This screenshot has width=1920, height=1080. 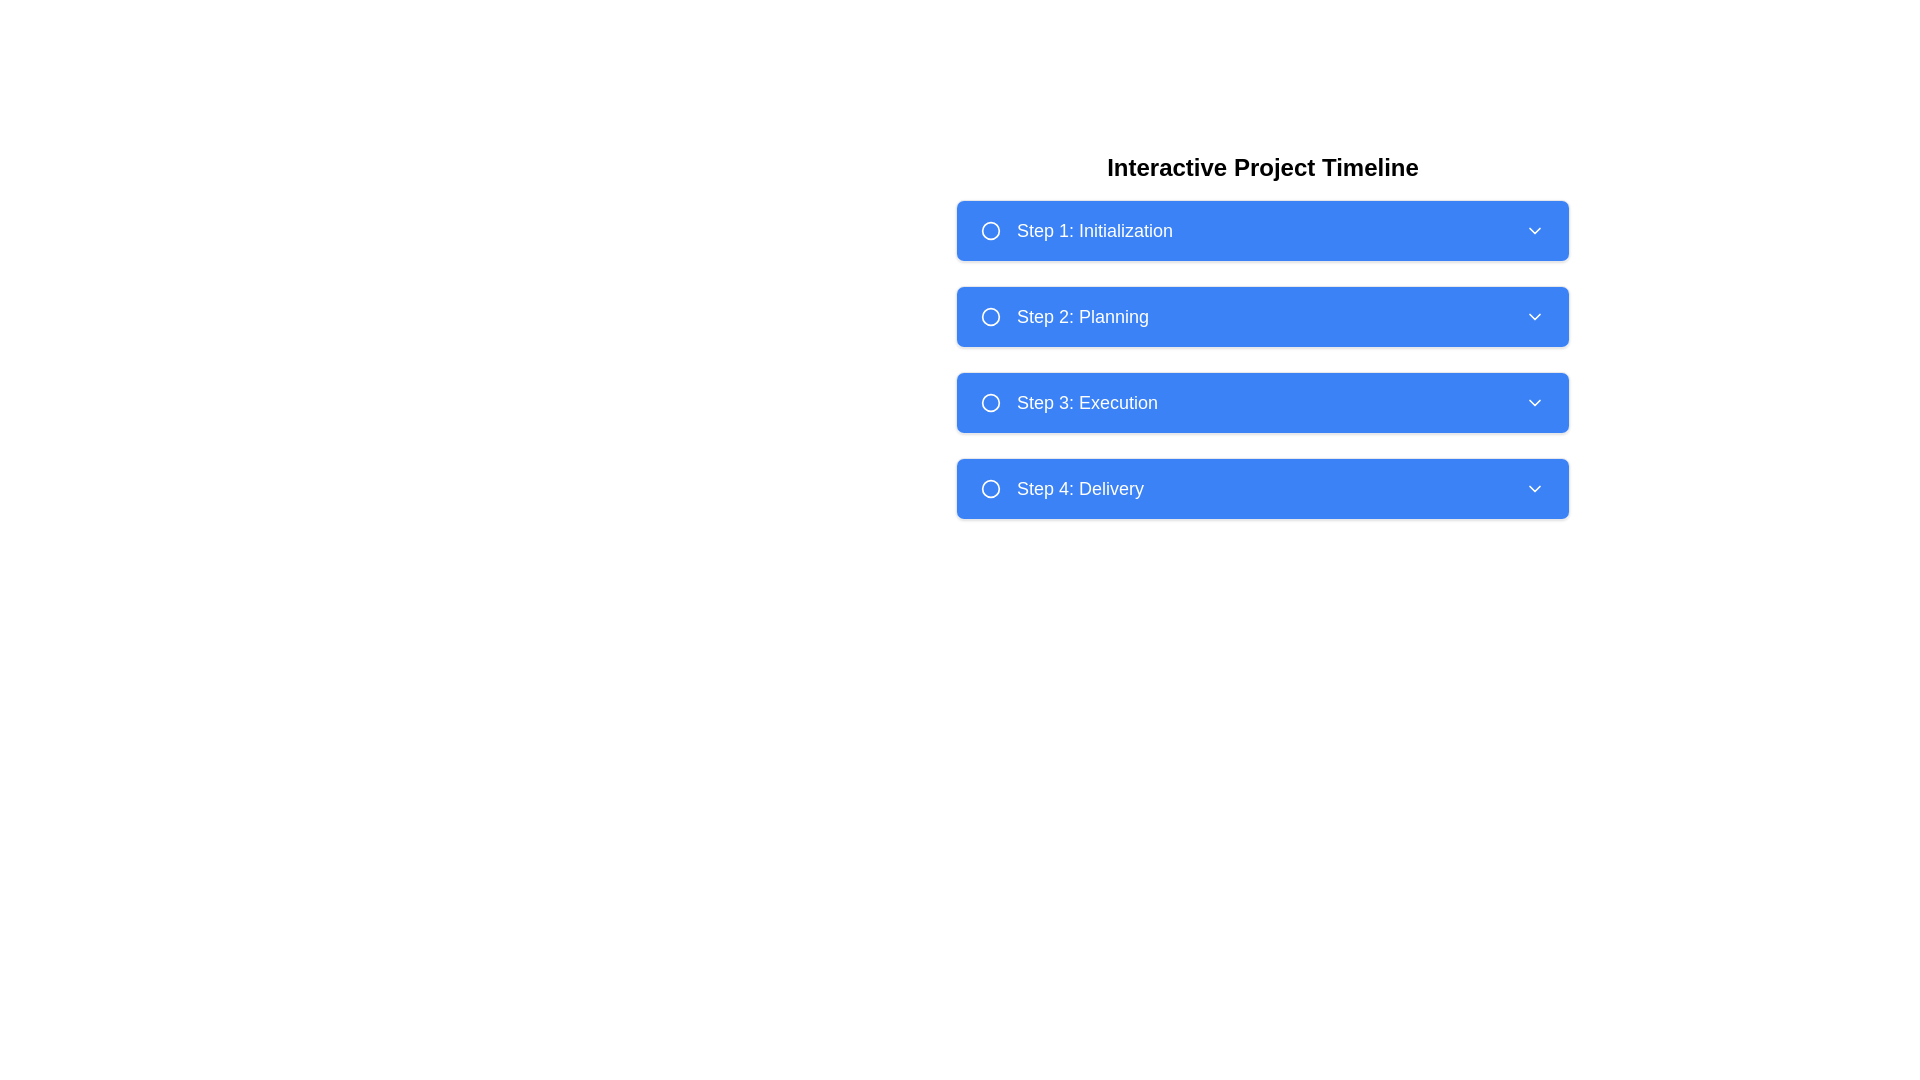 I want to click on the collapsible button for 'Step 2: Planning', so click(x=1261, y=315).